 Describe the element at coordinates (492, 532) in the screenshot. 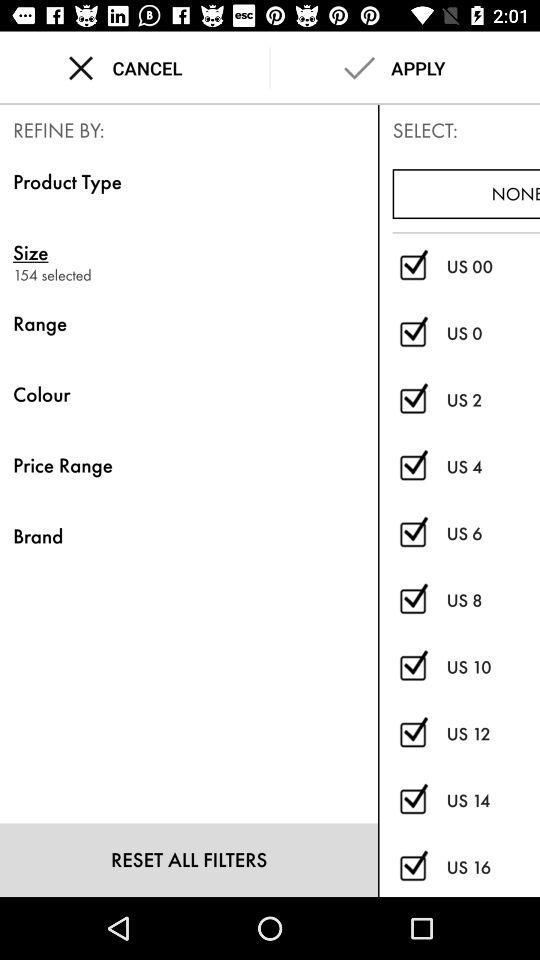

I see `item below the us 4 item` at that location.